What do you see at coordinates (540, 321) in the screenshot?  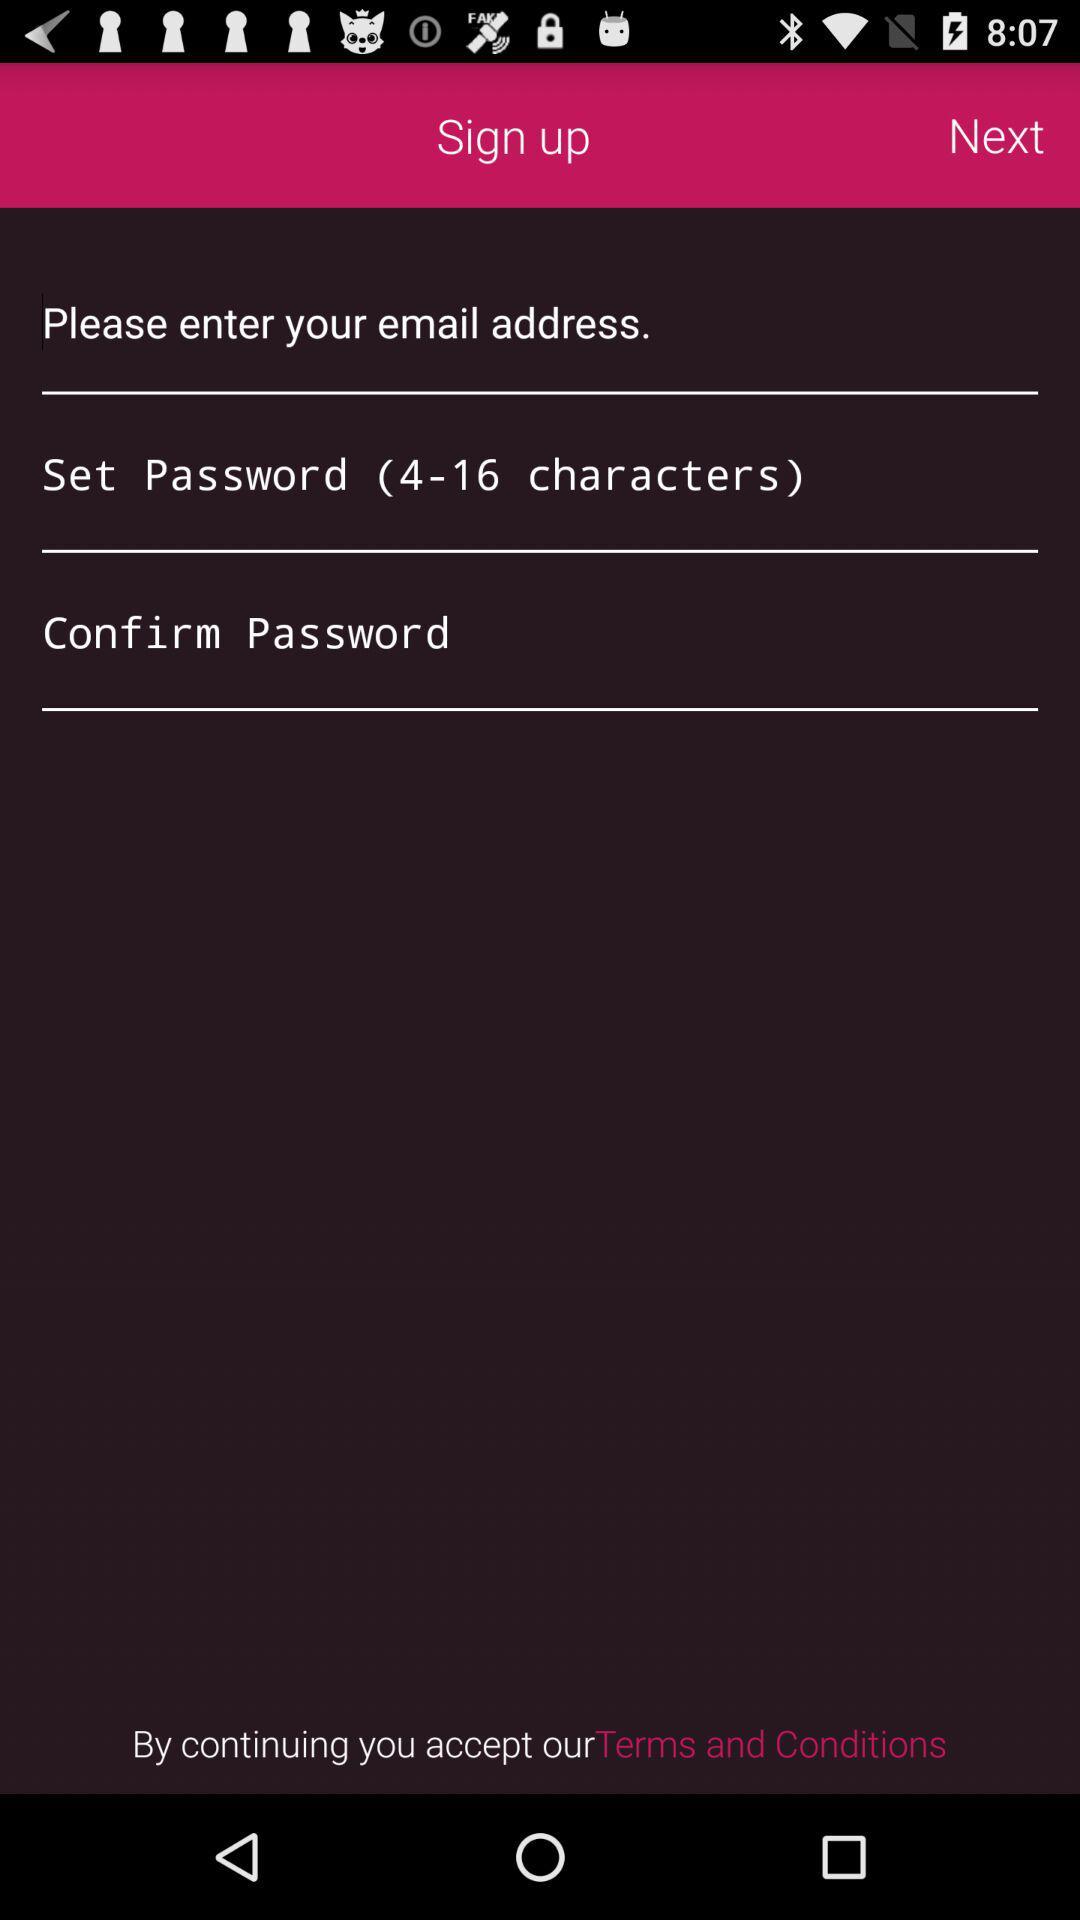 I see `email address` at bounding box center [540, 321].